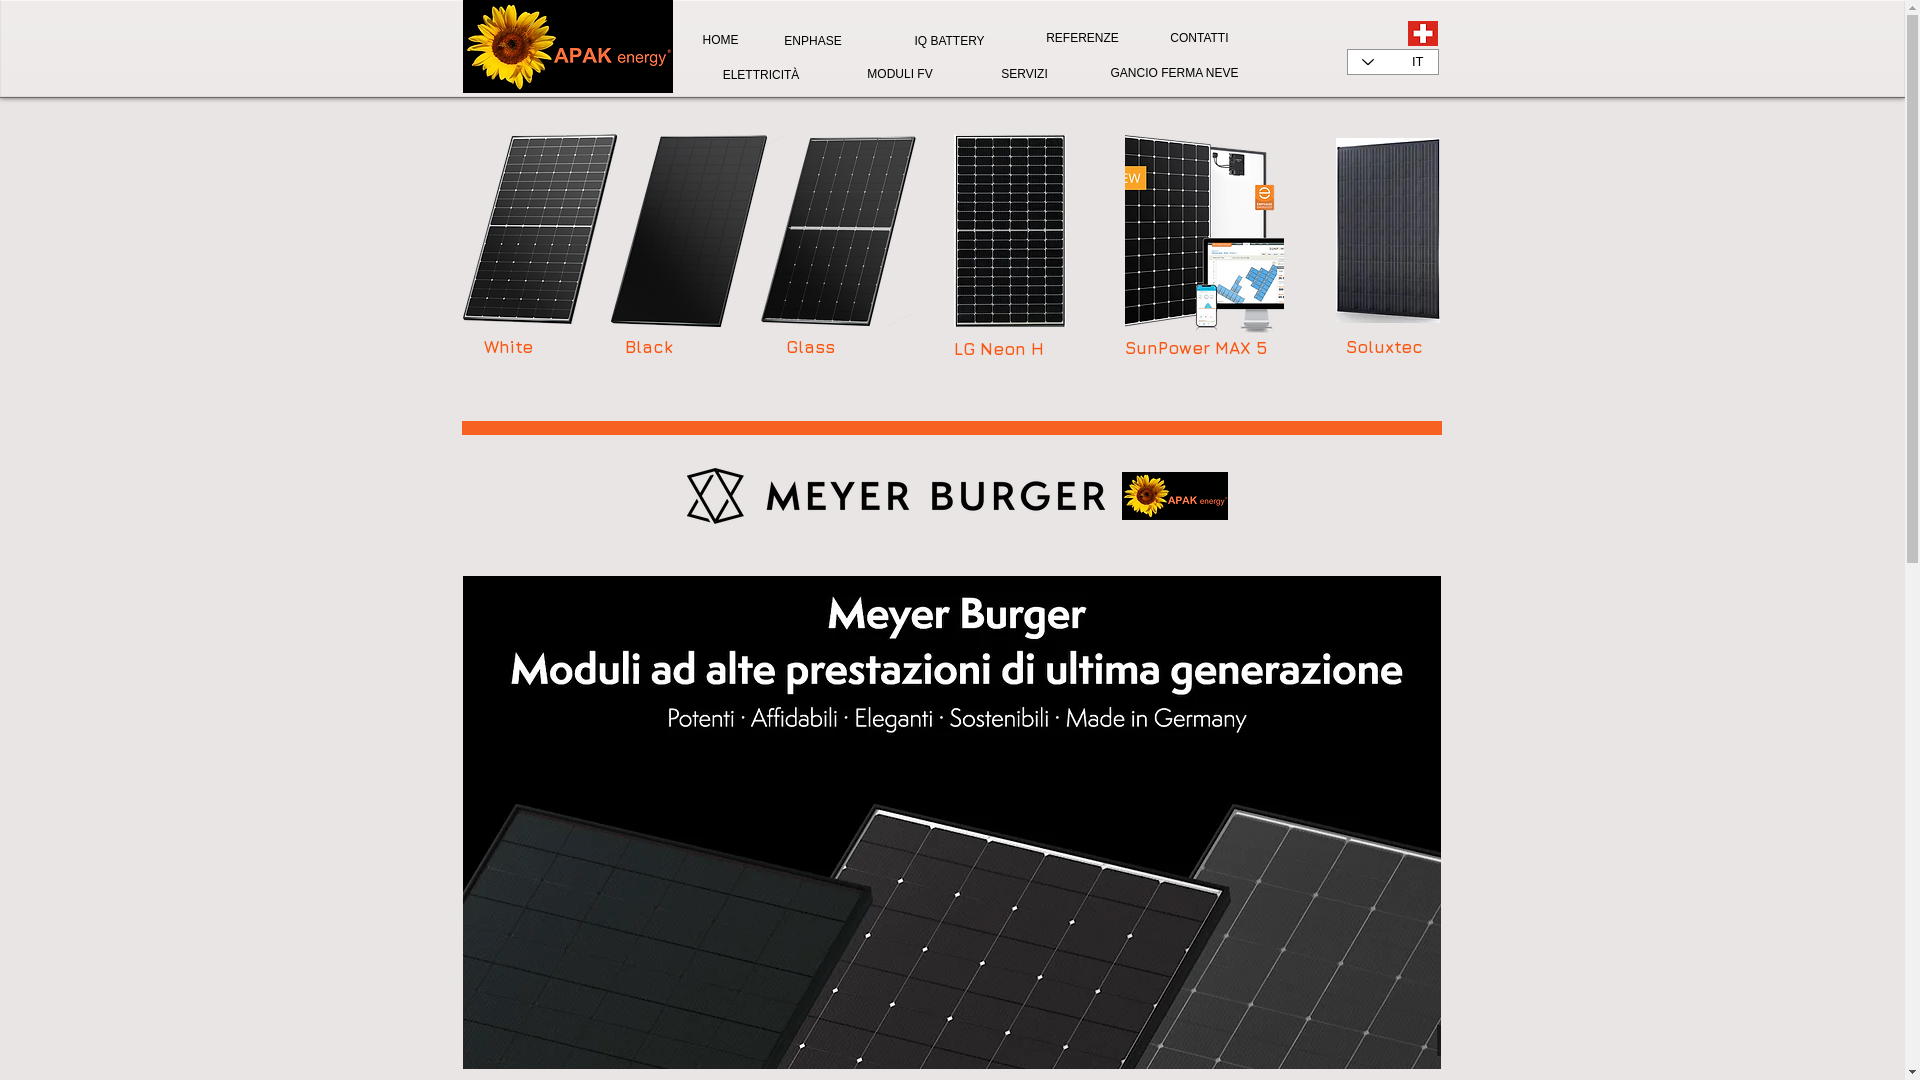 Image resolution: width=1920 pixels, height=1080 pixels. I want to click on 'REFERENZE', so click(1080, 38).